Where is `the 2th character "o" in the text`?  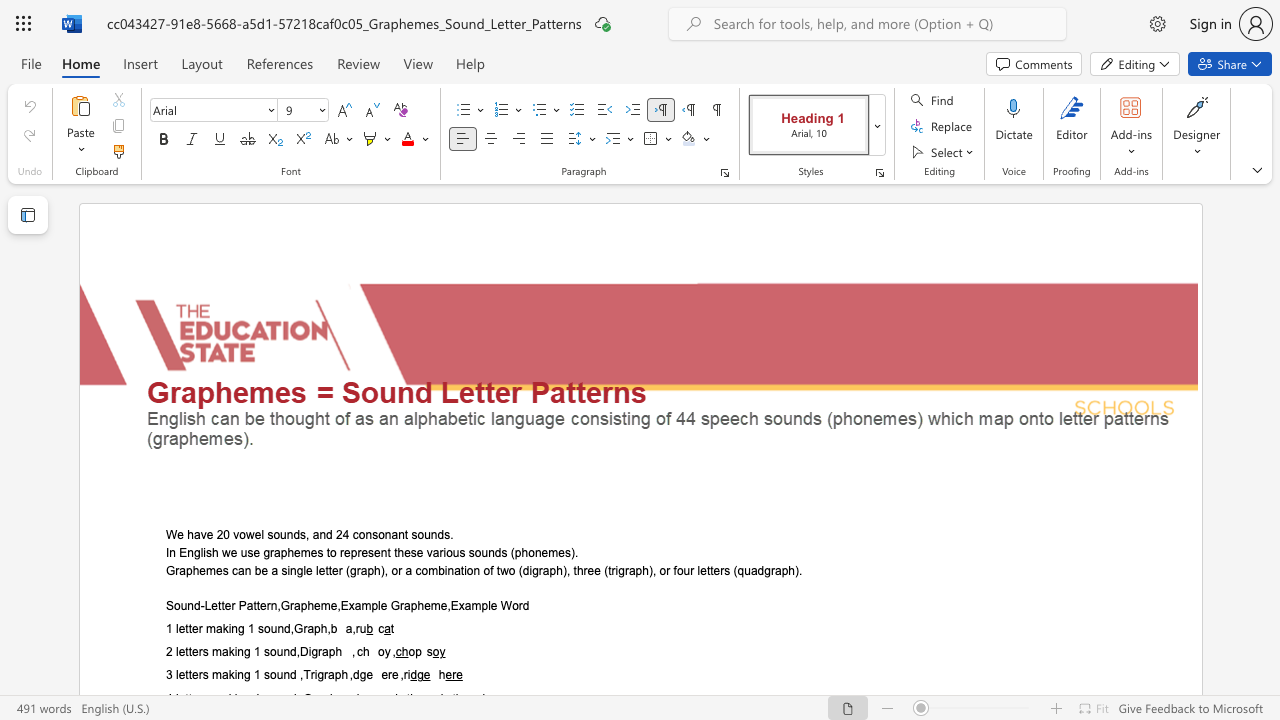
the 2th character "o" in the text is located at coordinates (275, 534).